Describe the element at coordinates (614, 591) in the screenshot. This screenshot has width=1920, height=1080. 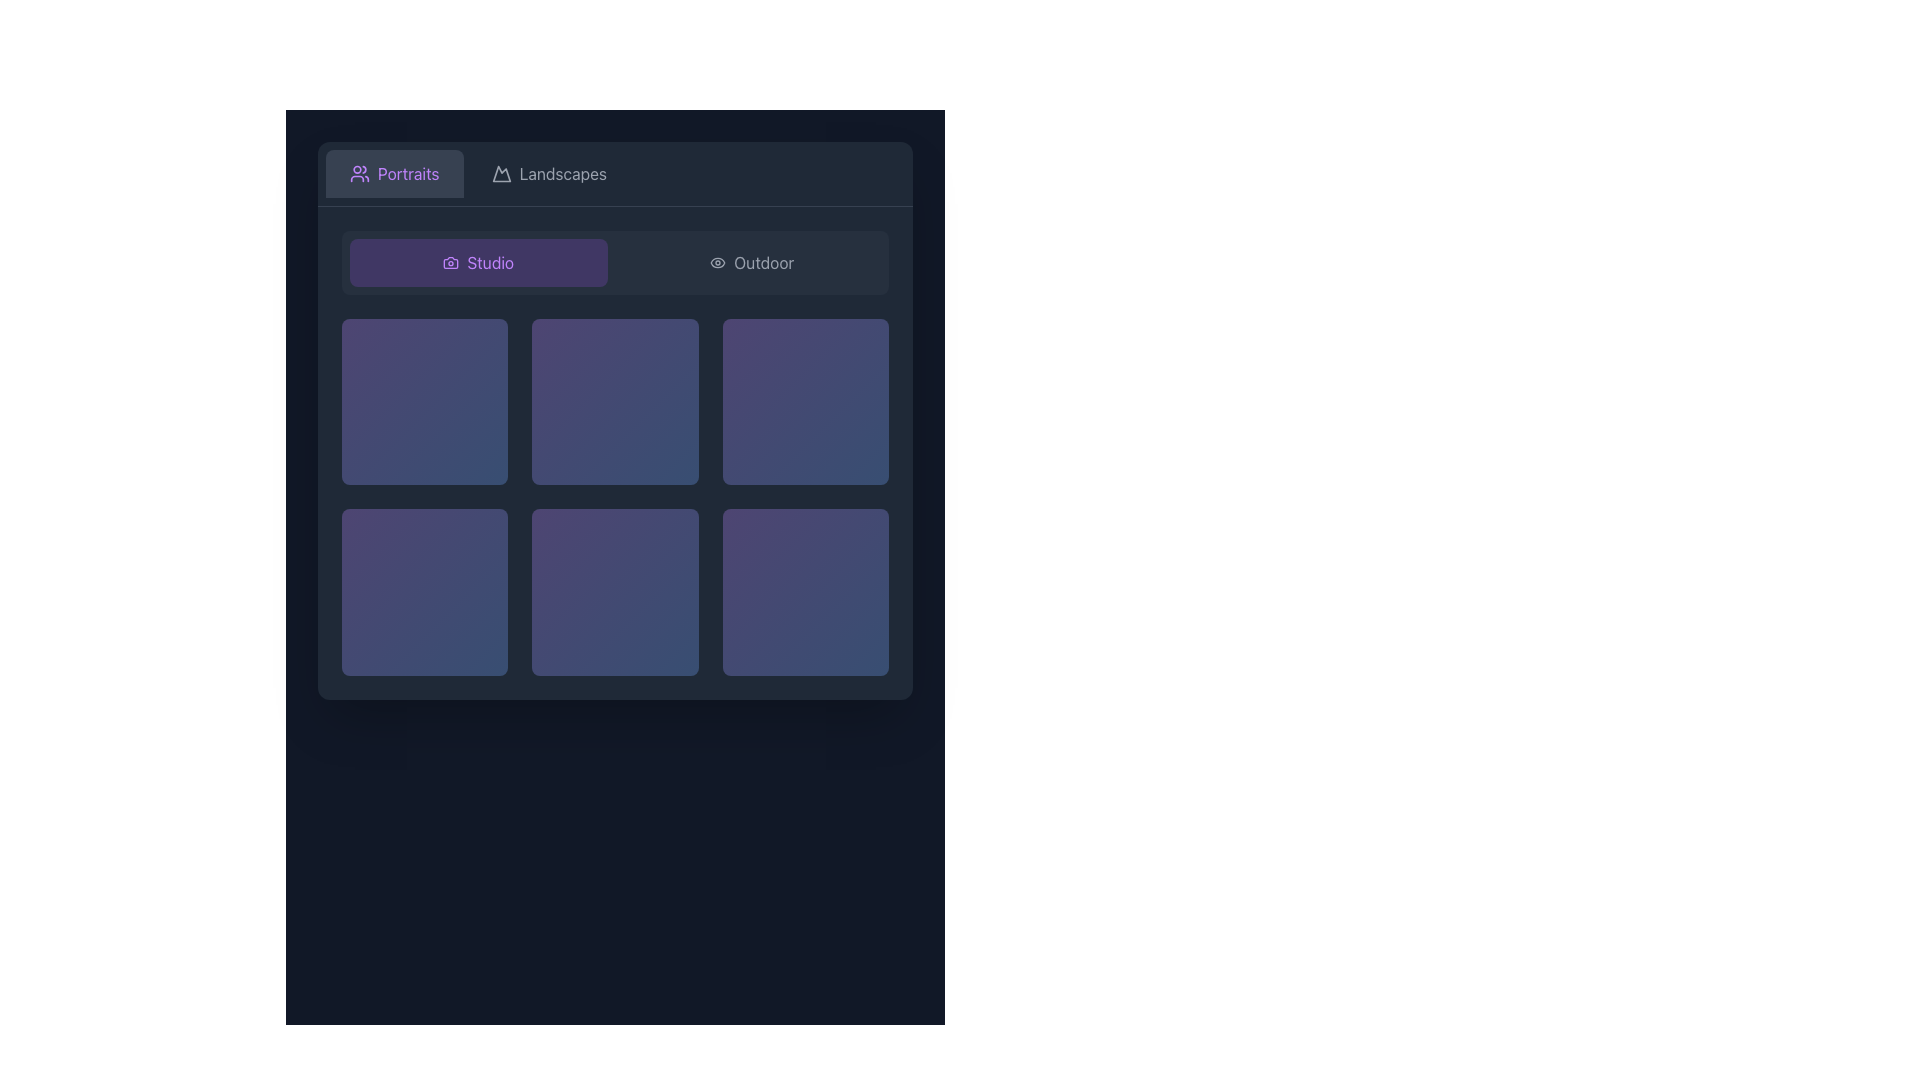
I see `the fifth card in the gallery layout, located in the second row and second column, displaying a photo or card preview` at that location.